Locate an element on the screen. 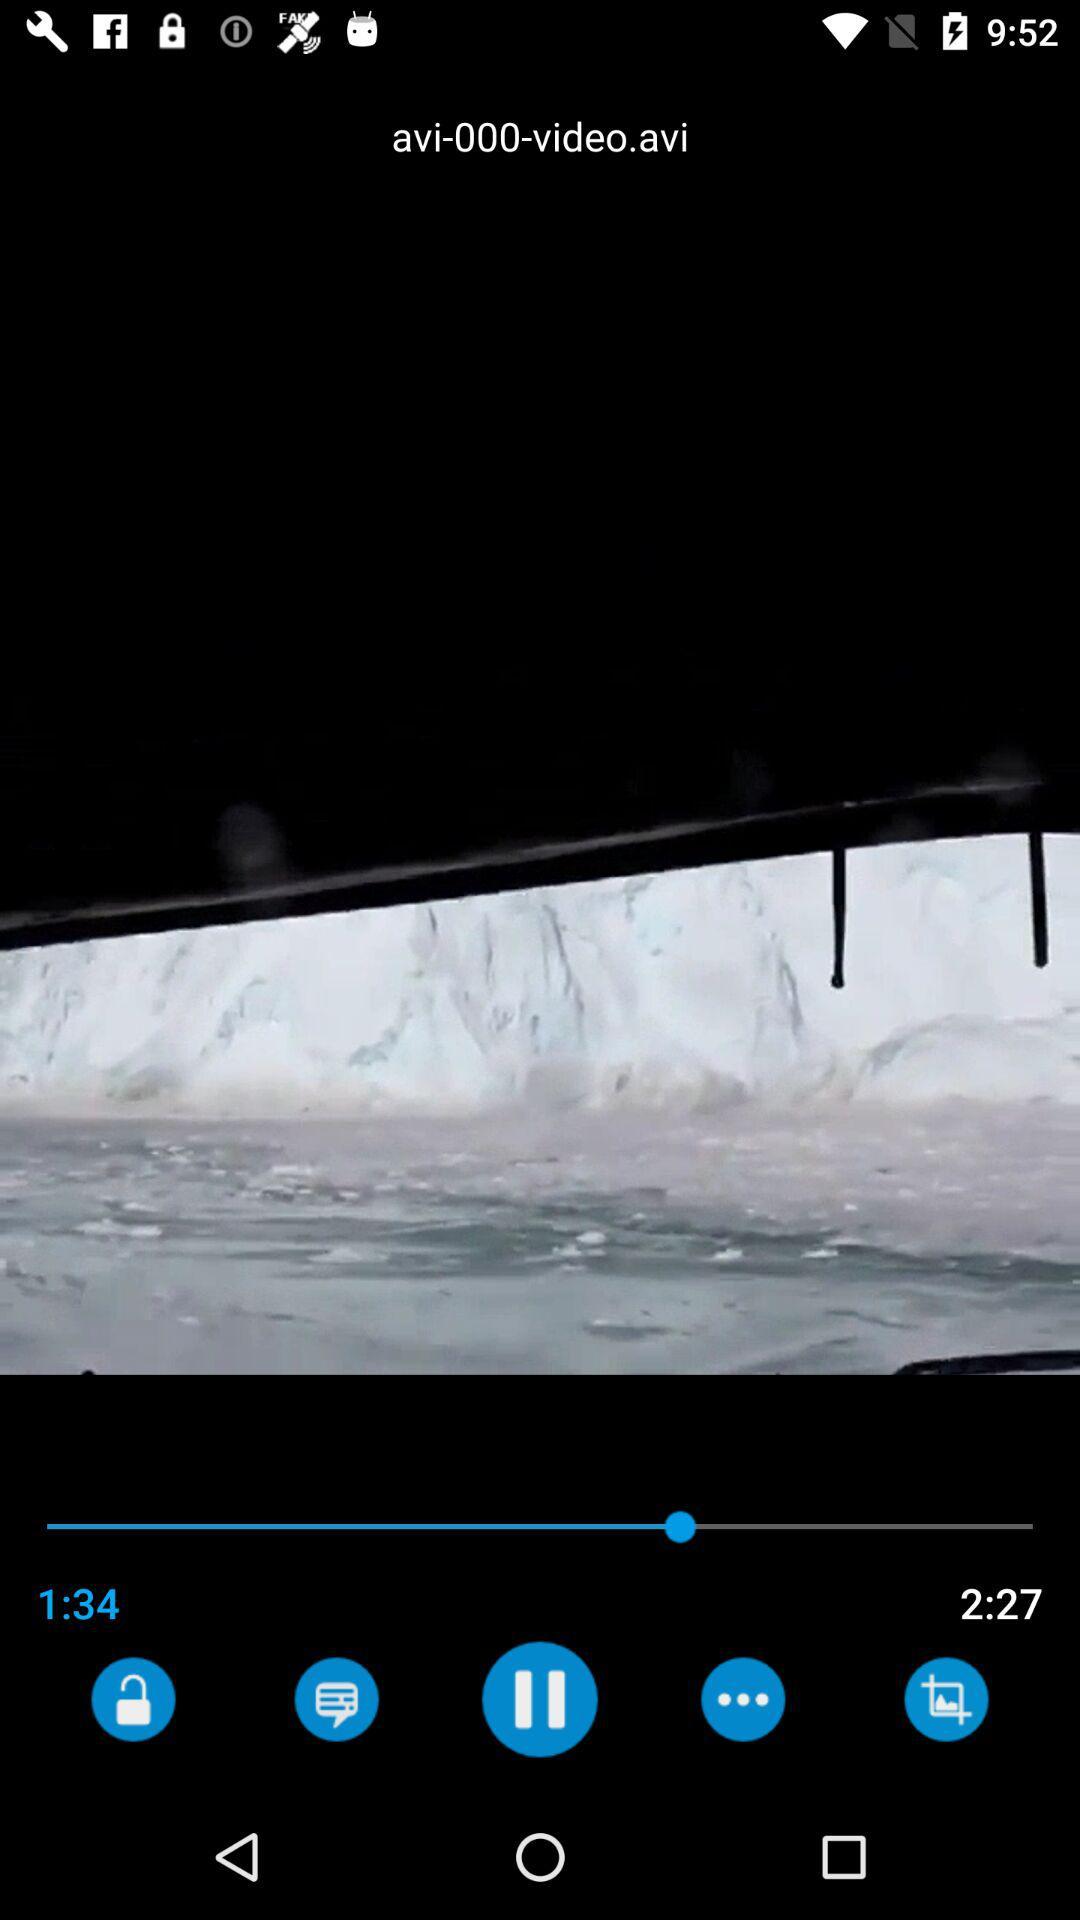 This screenshot has height=1920, width=1080. edit video is located at coordinates (945, 1698).